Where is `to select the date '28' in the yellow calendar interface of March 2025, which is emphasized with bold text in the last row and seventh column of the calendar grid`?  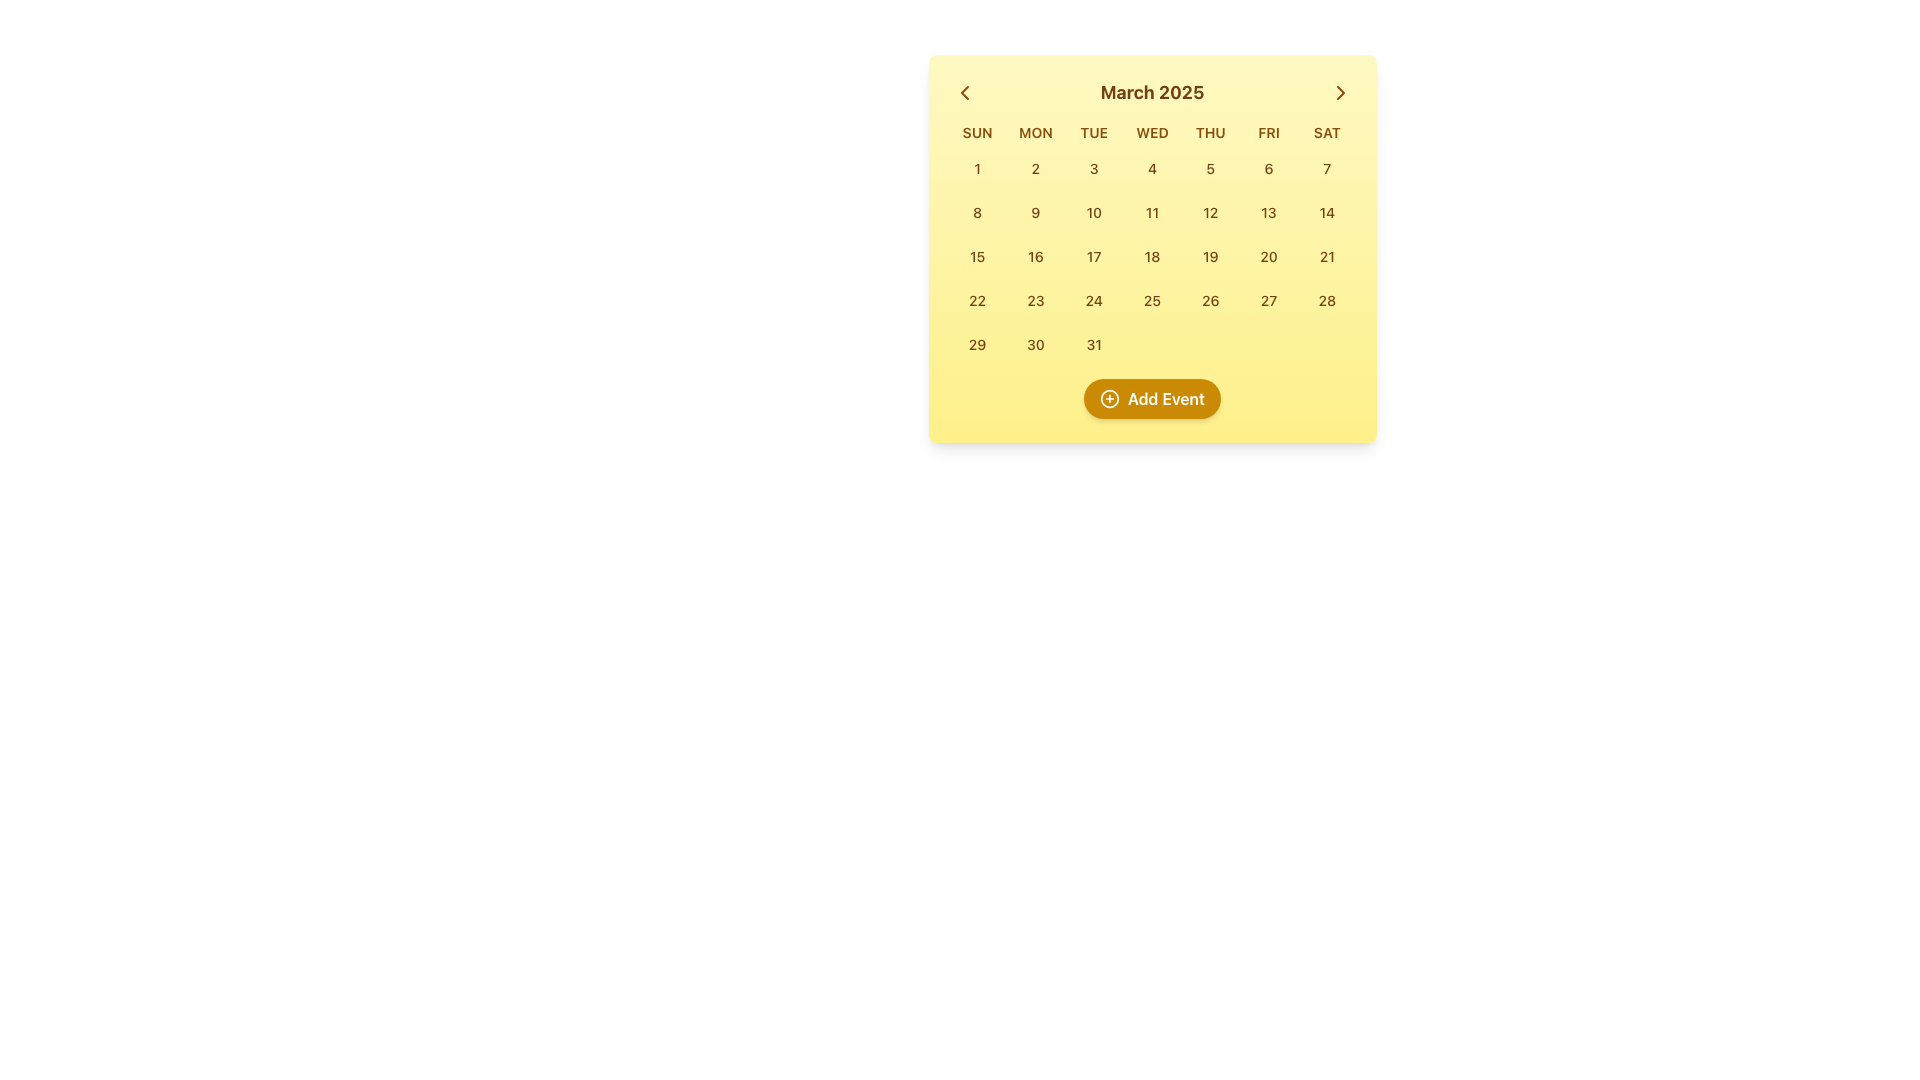
to select the date '28' in the yellow calendar interface of March 2025, which is emphasized with bold text in the last row and seventh column of the calendar grid is located at coordinates (1327, 300).